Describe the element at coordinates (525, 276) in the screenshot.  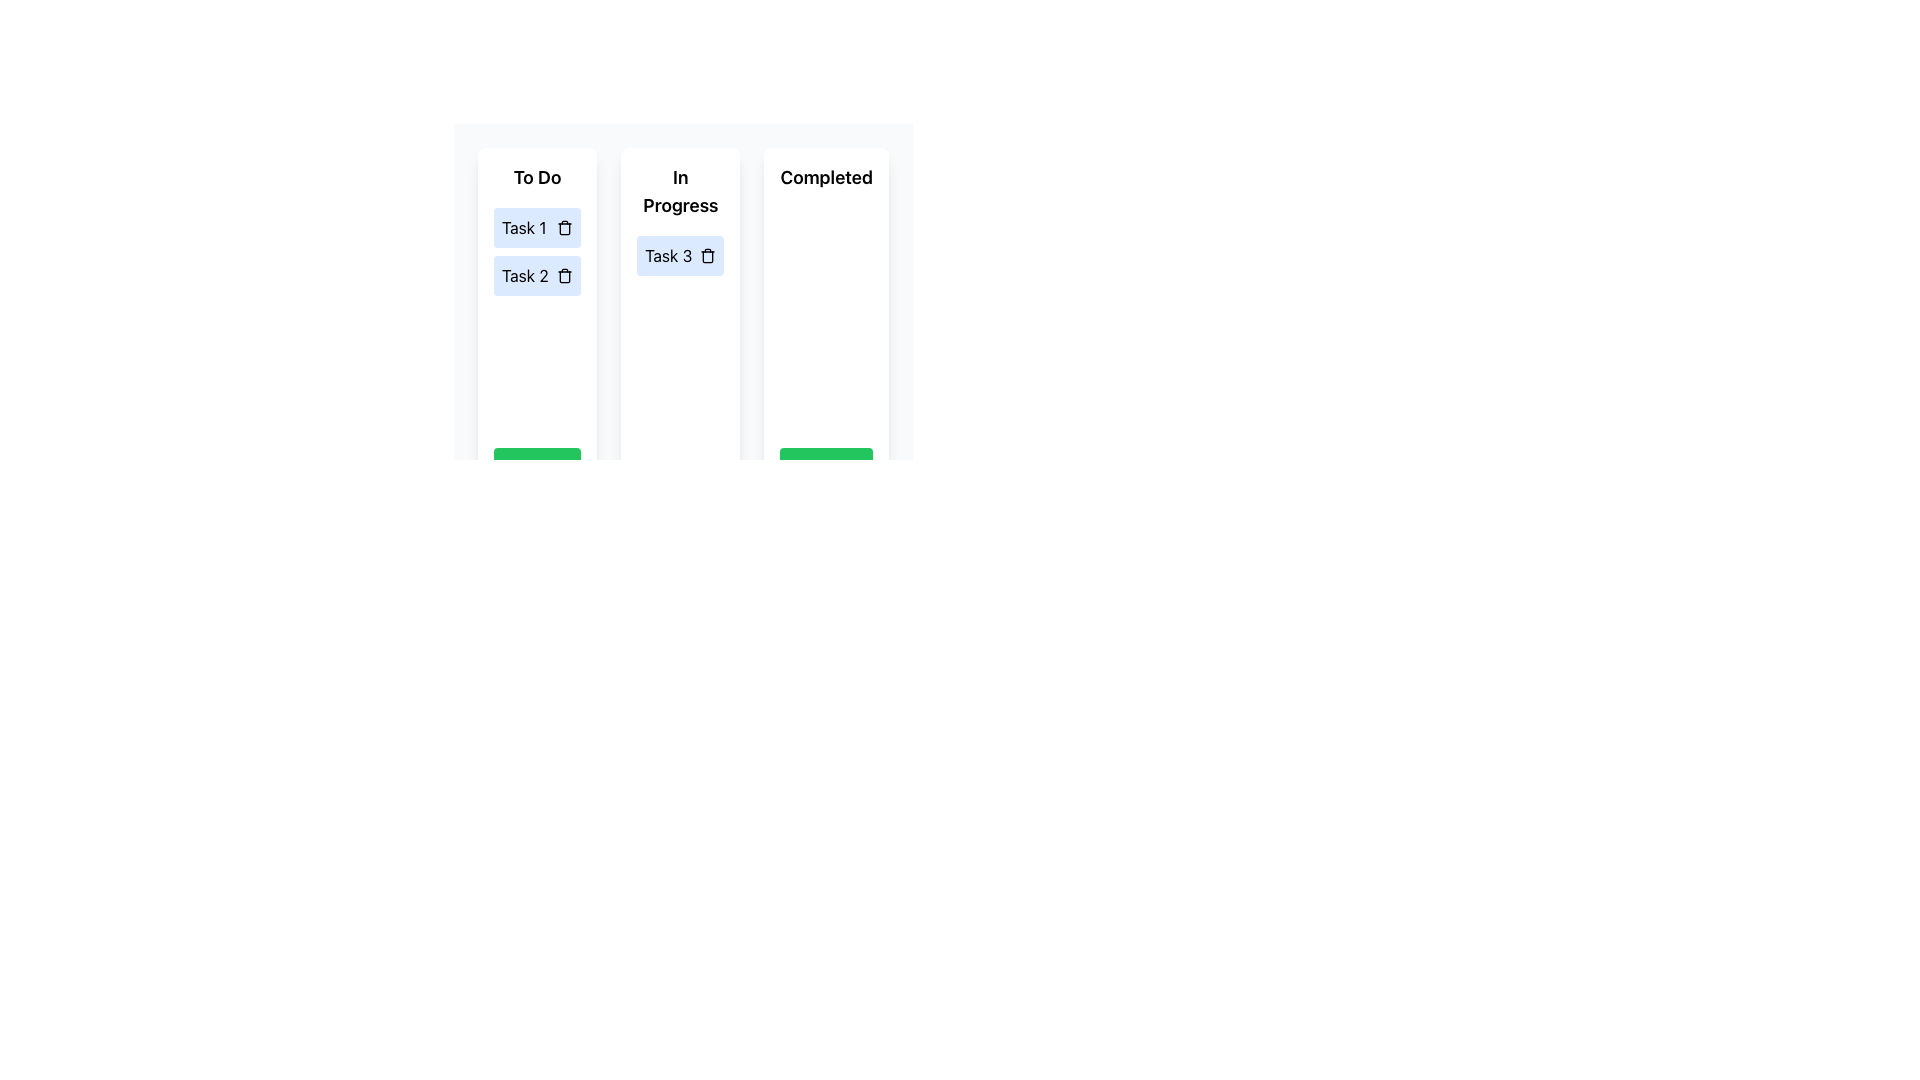
I see `the text label displaying 'Task 2', located in the 'To Do' column of the task management interface, which is the second item in the vertical list of task cards` at that location.